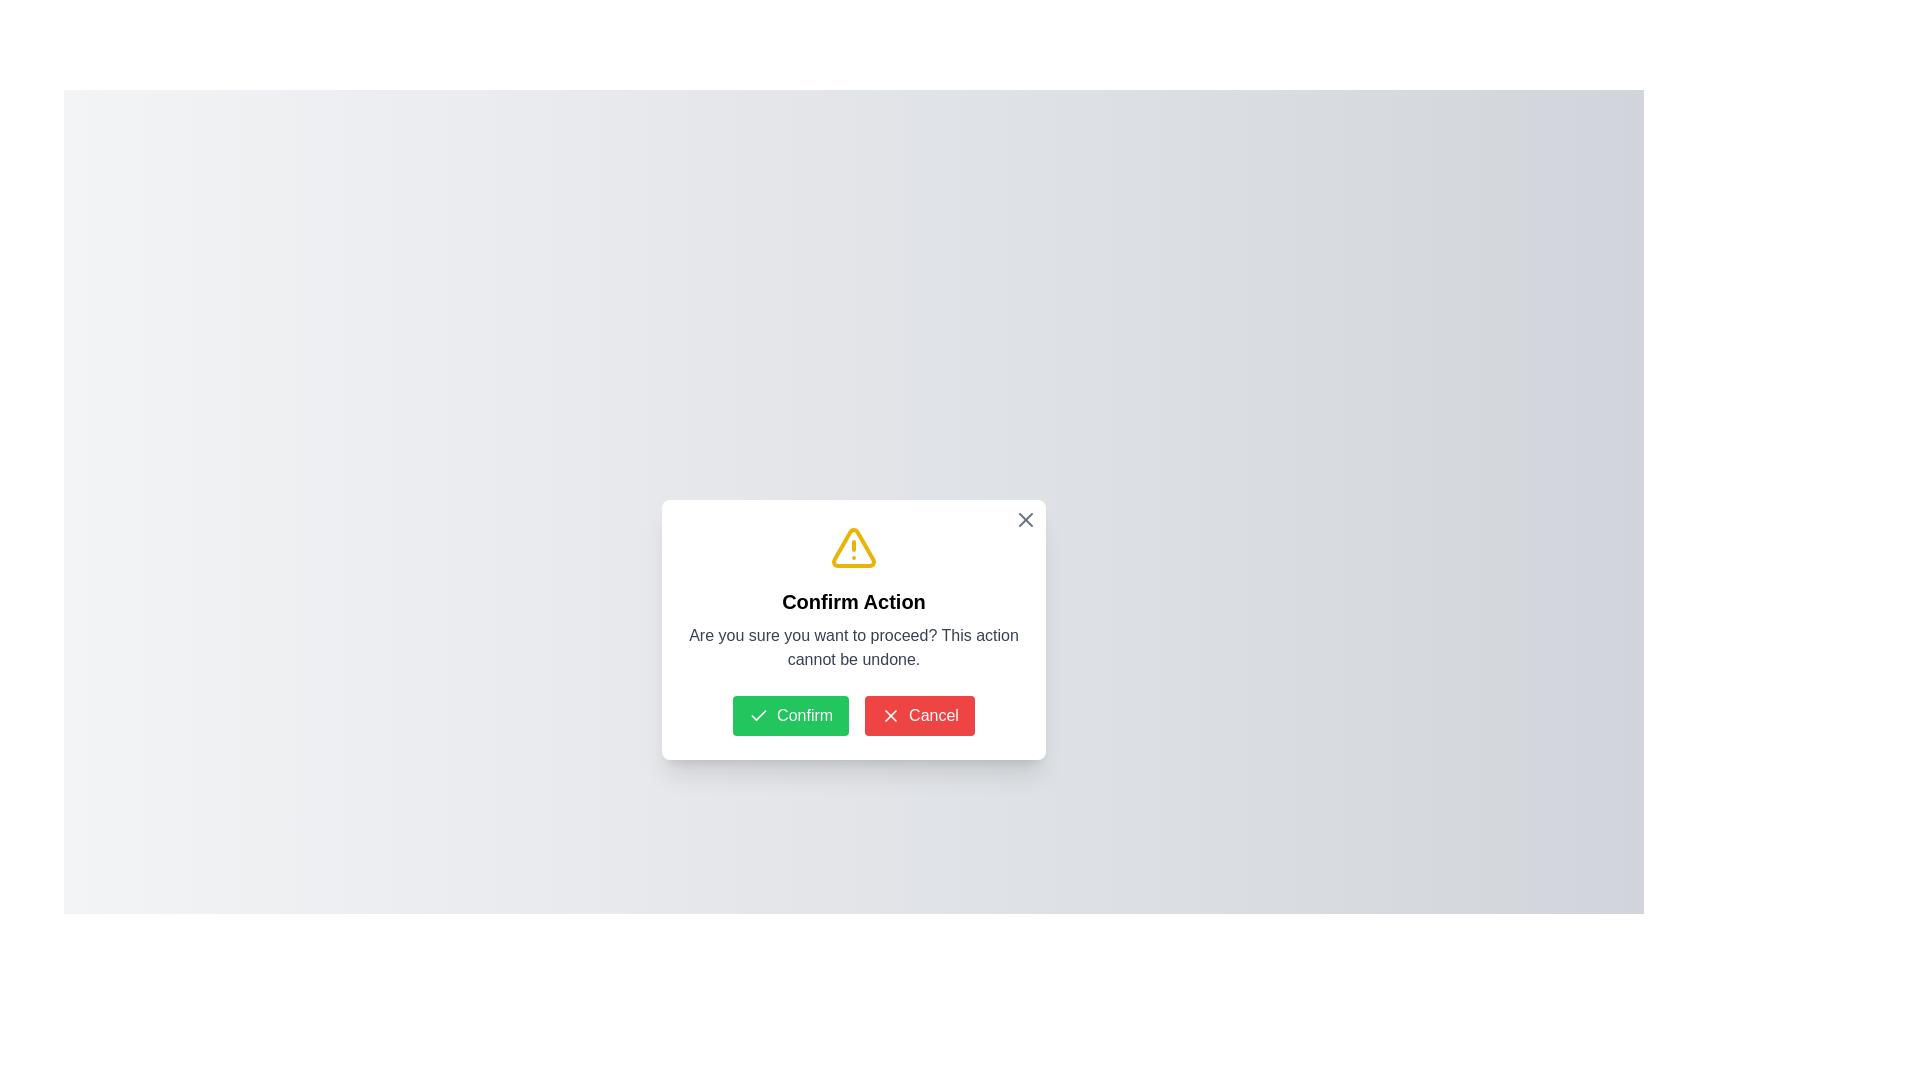 The width and height of the screenshot is (1920, 1080). What do you see at coordinates (1026, 522) in the screenshot?
I see `the close button (X) located at the top-right corner of the modal window` at bounding box center [1026, 522].